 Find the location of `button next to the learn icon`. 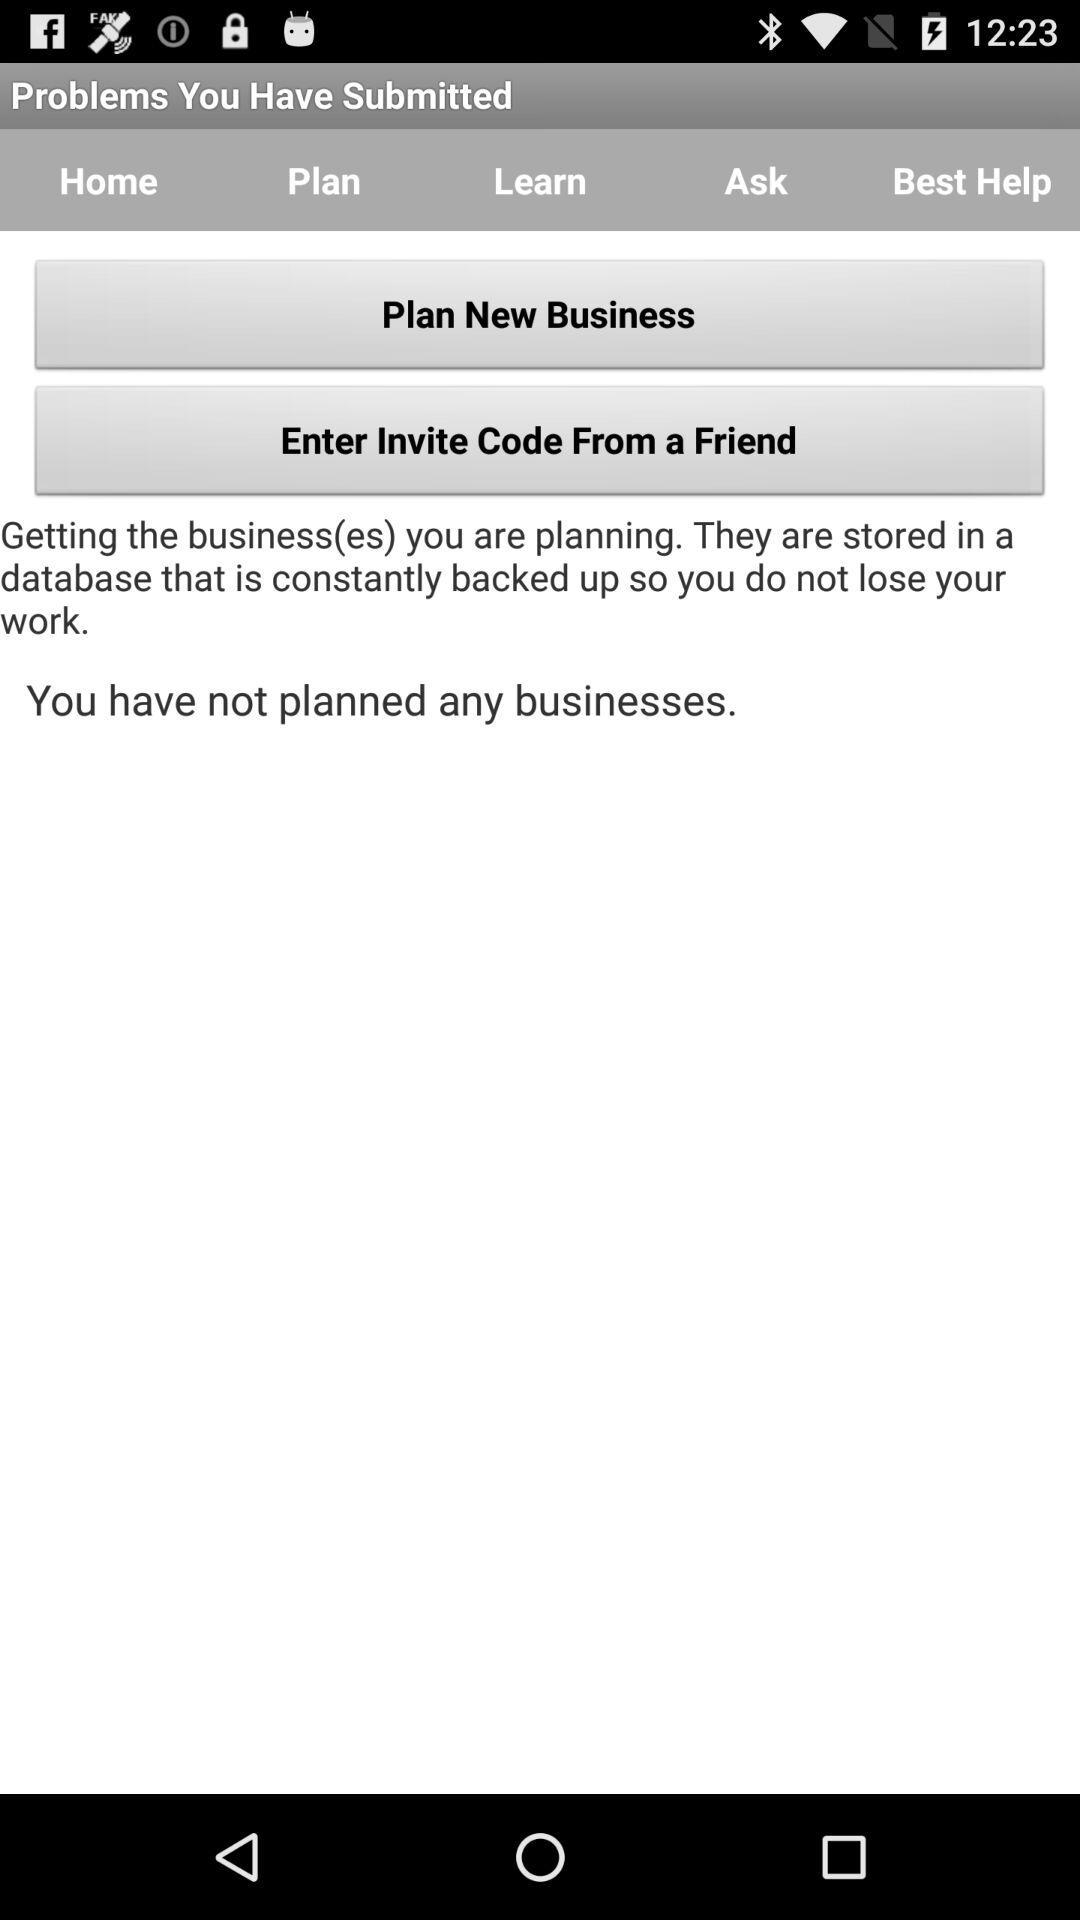

button next to the learn icon is located at coordinates (756, 180).